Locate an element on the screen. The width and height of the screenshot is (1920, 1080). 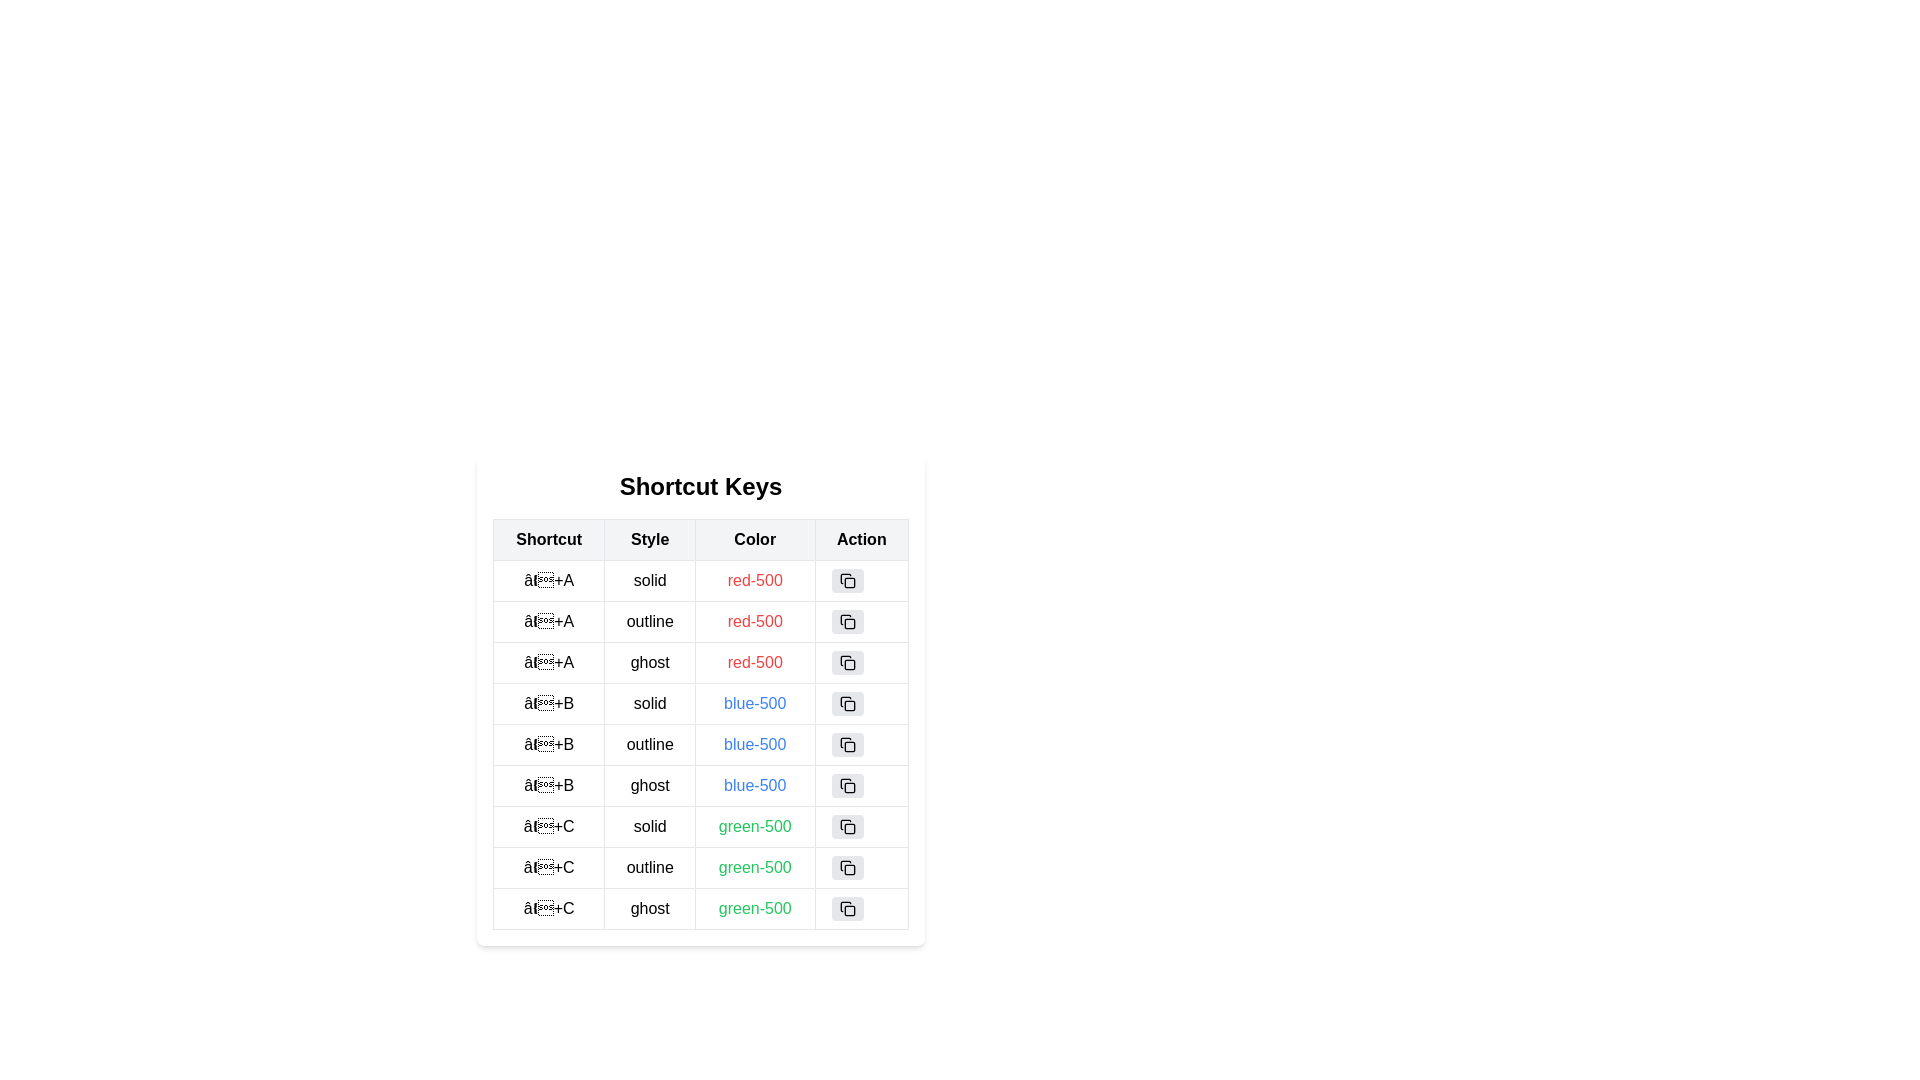
the text content from the table cell in the fifth row under the 'Style' column that contains the text 'outline' is located at coordinates (700, 724).